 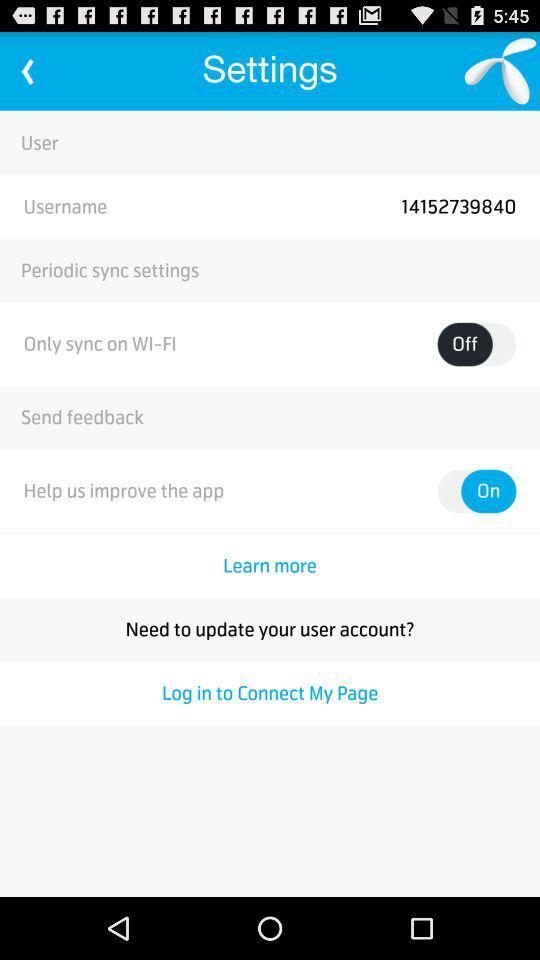 What do you see at coordinates (270, 566) in the screenshot?
I see `icon above need to update item` at bounding box center [270, 566].